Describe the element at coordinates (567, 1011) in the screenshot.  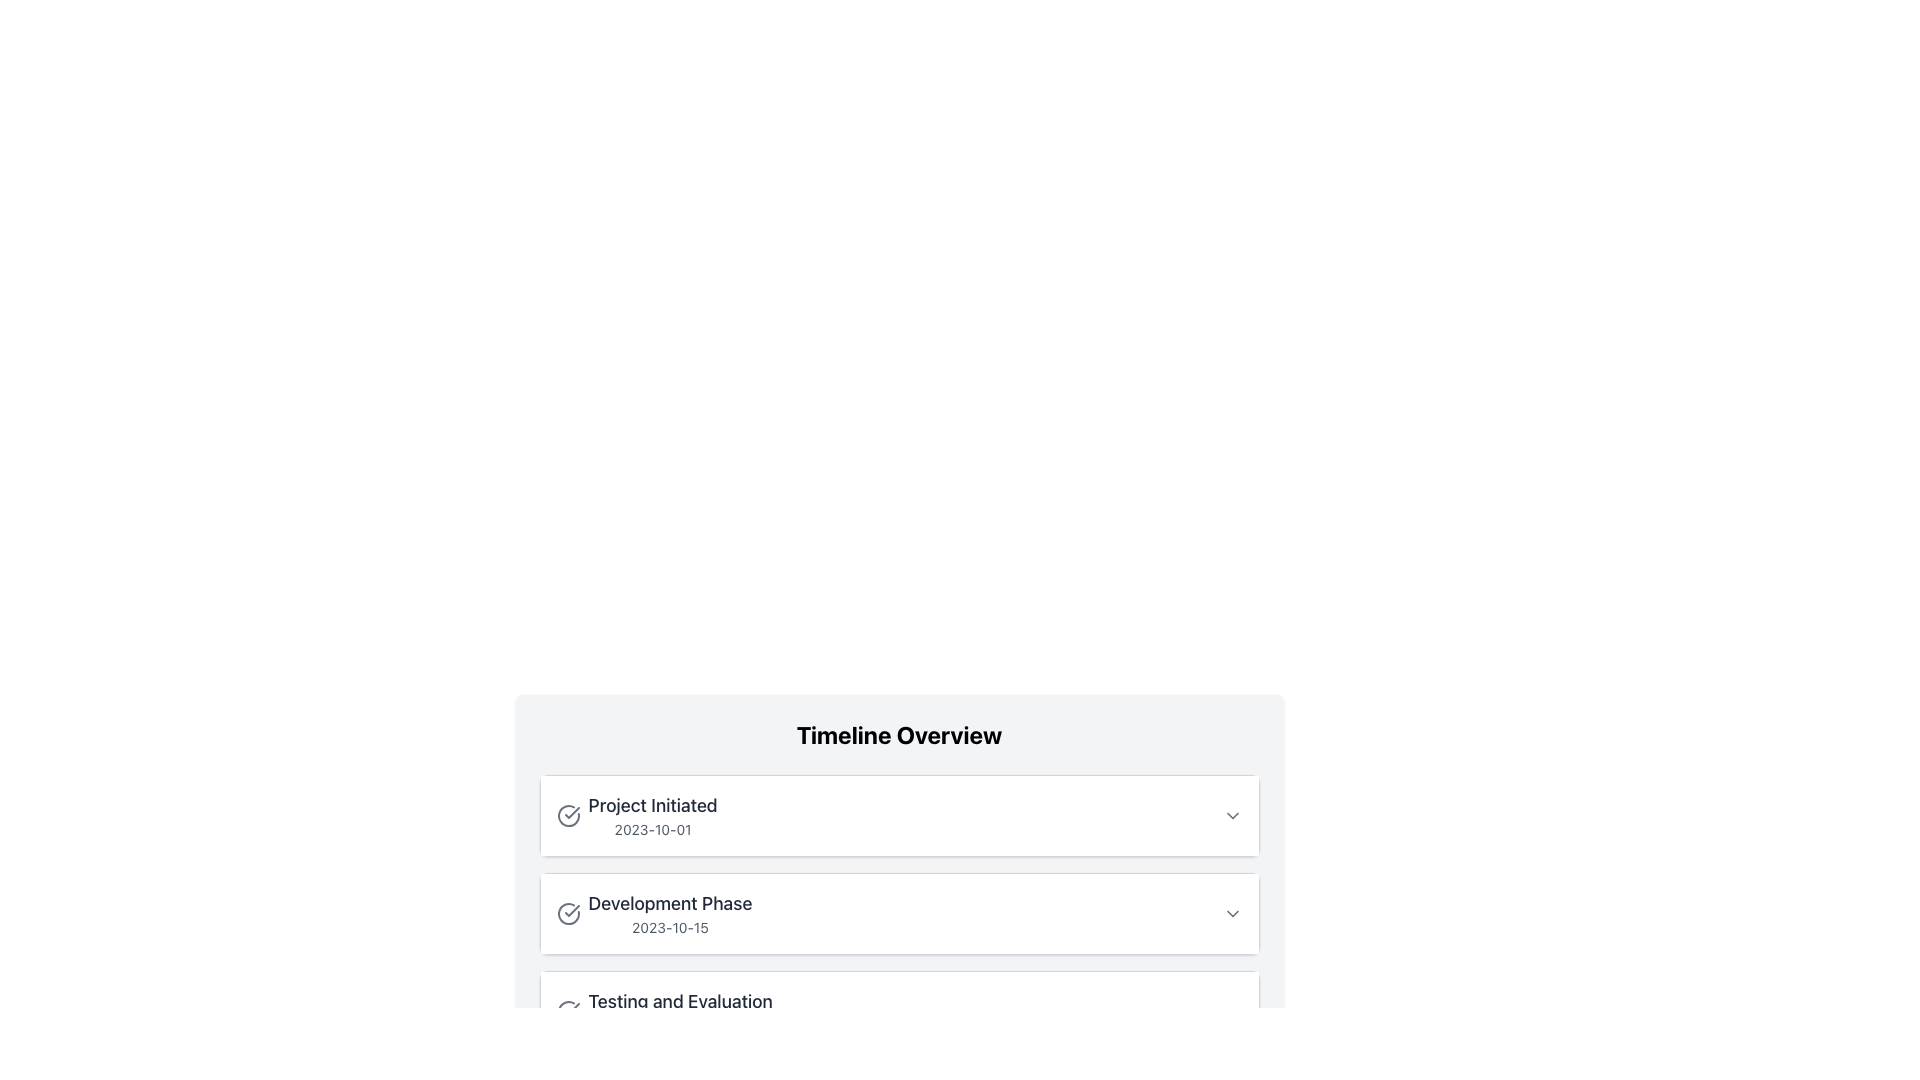
I see `the circular gray icon with a checkmark inside, located to the left of the 'Testing and Evaluation' text` at that location.